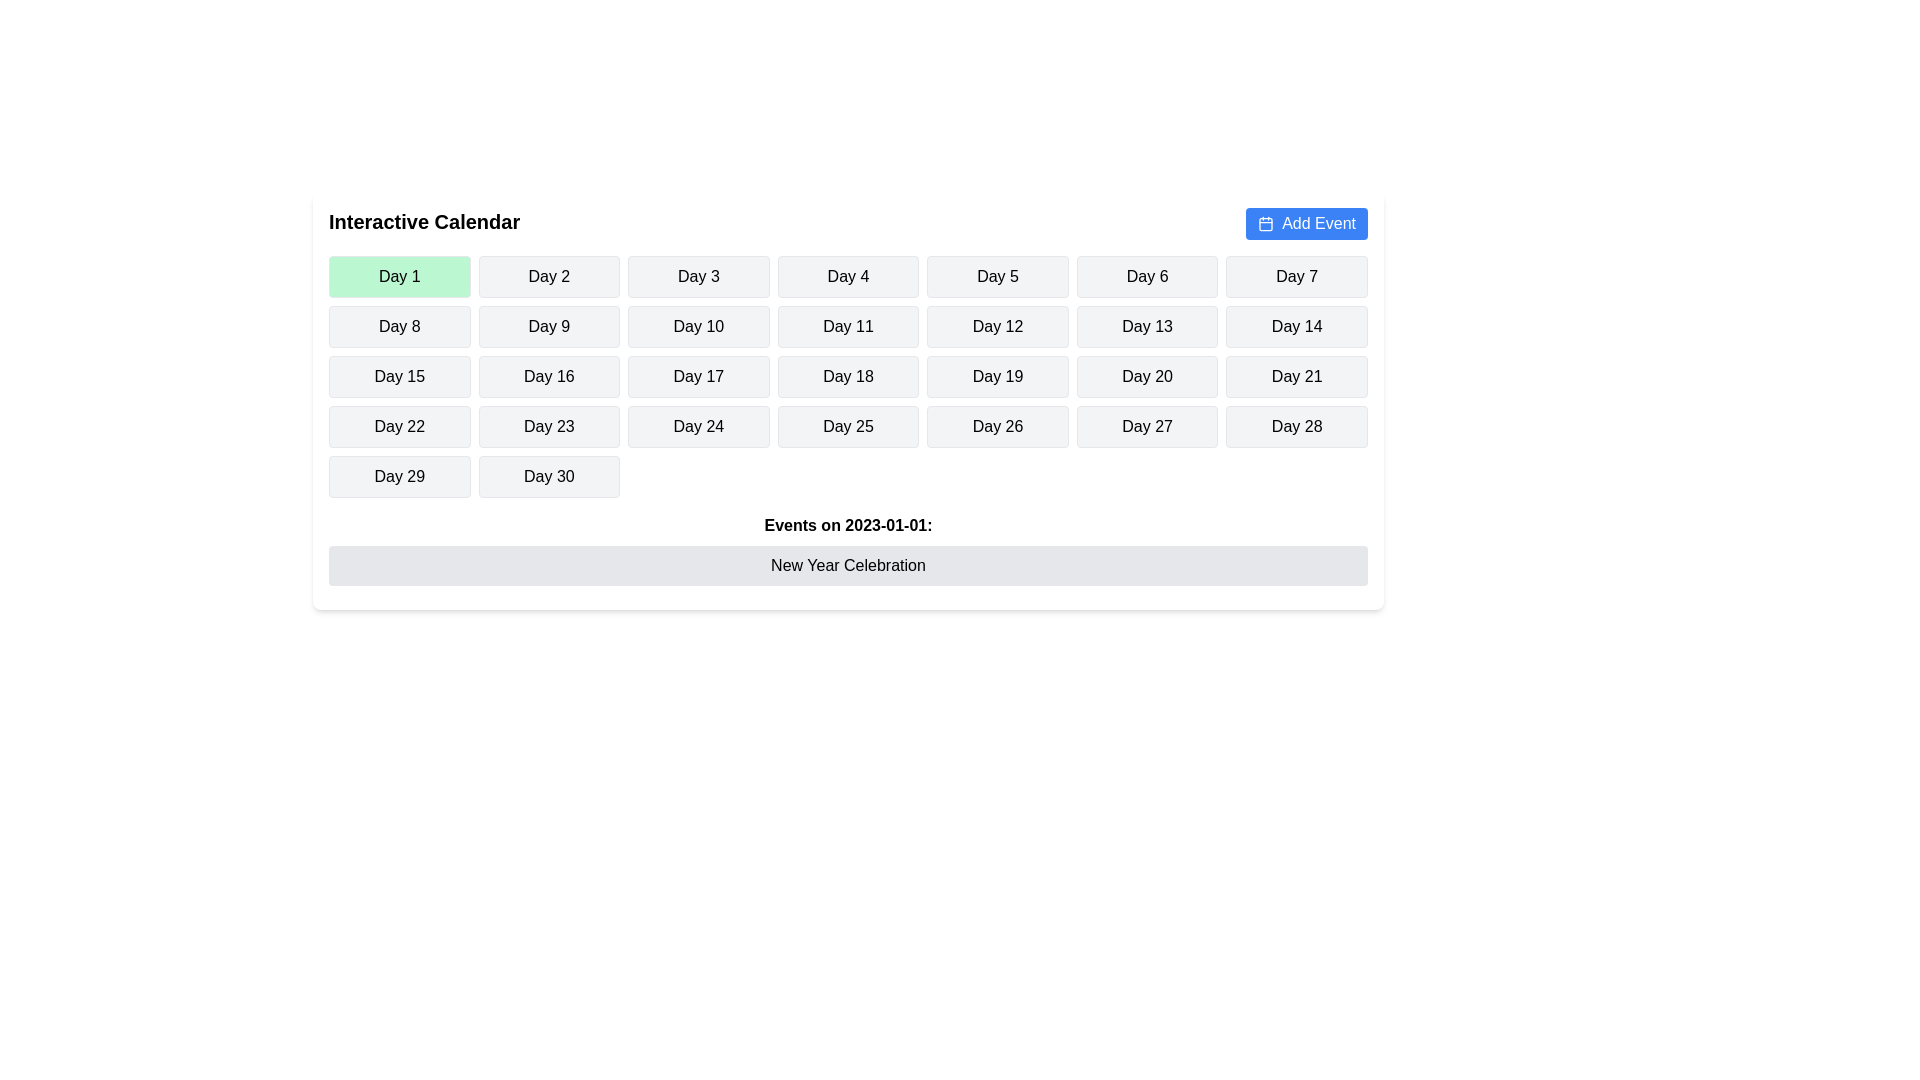 The image size is (1920, 1080). What do you see at coordinates (1147, 426) in the screenshot?
I see `the 'Day 27' button, which is a rectangular button with rounded corners, light gray background, and is located in the fifth row and sixth column of the grid layout` at bounding box center [1147, 426].